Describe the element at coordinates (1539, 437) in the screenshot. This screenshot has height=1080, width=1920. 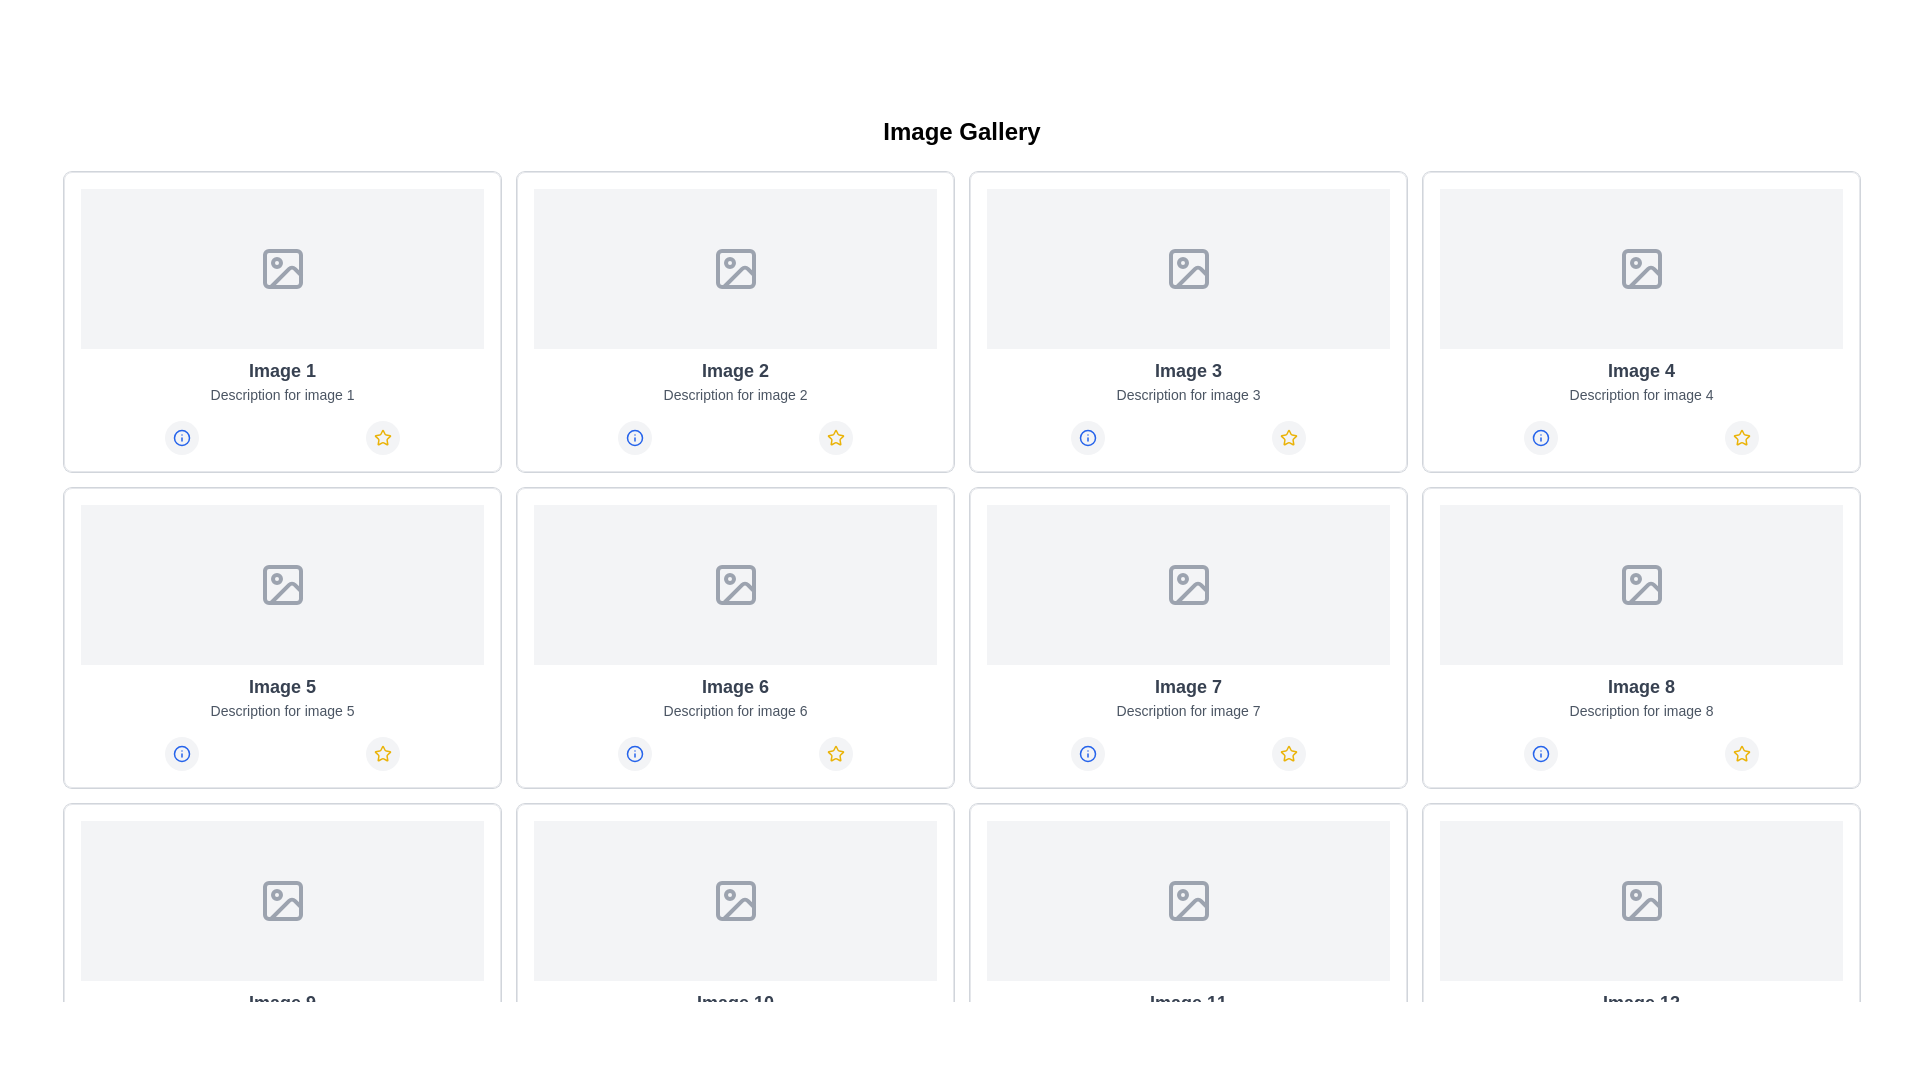
I see `the first icon in the horizontal icon group below 'Image 4'` at that location.